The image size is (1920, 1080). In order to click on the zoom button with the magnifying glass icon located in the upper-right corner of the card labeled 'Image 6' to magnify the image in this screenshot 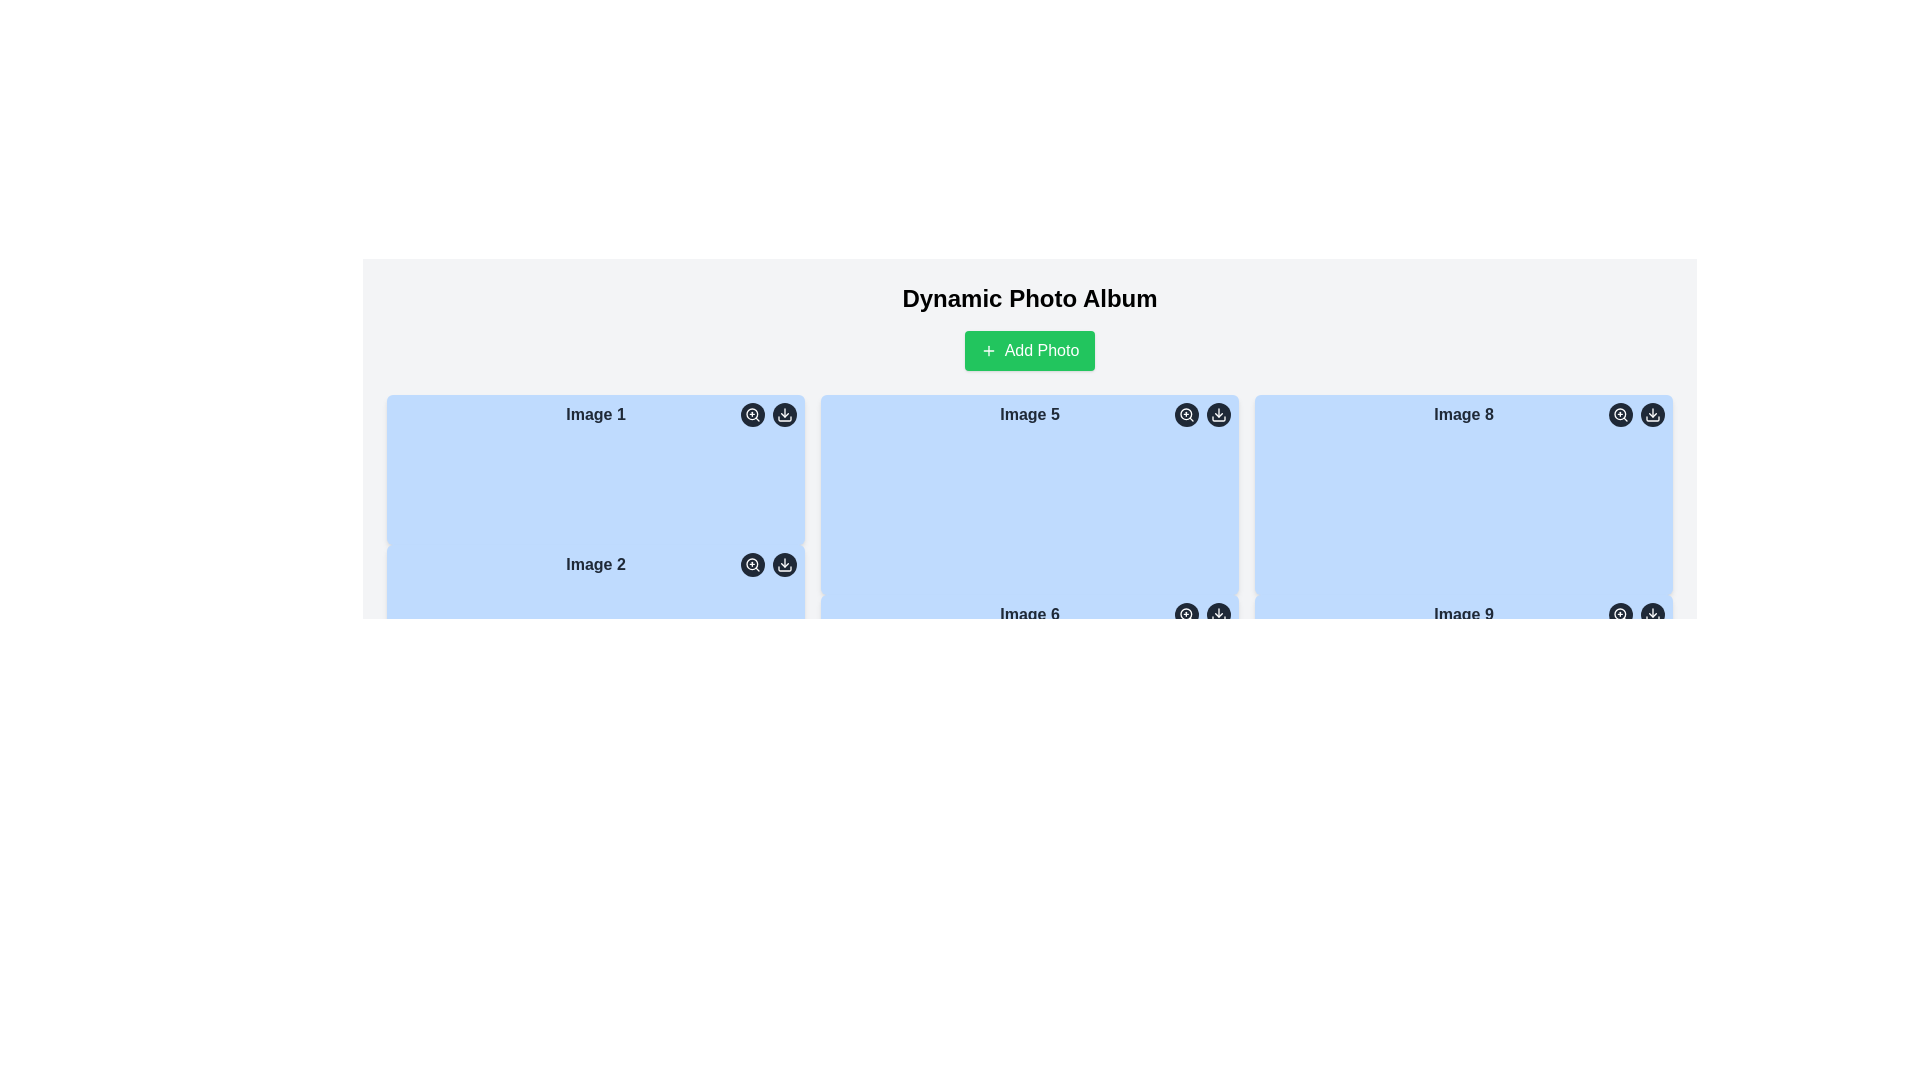, I will do `click(1202, 613)`.